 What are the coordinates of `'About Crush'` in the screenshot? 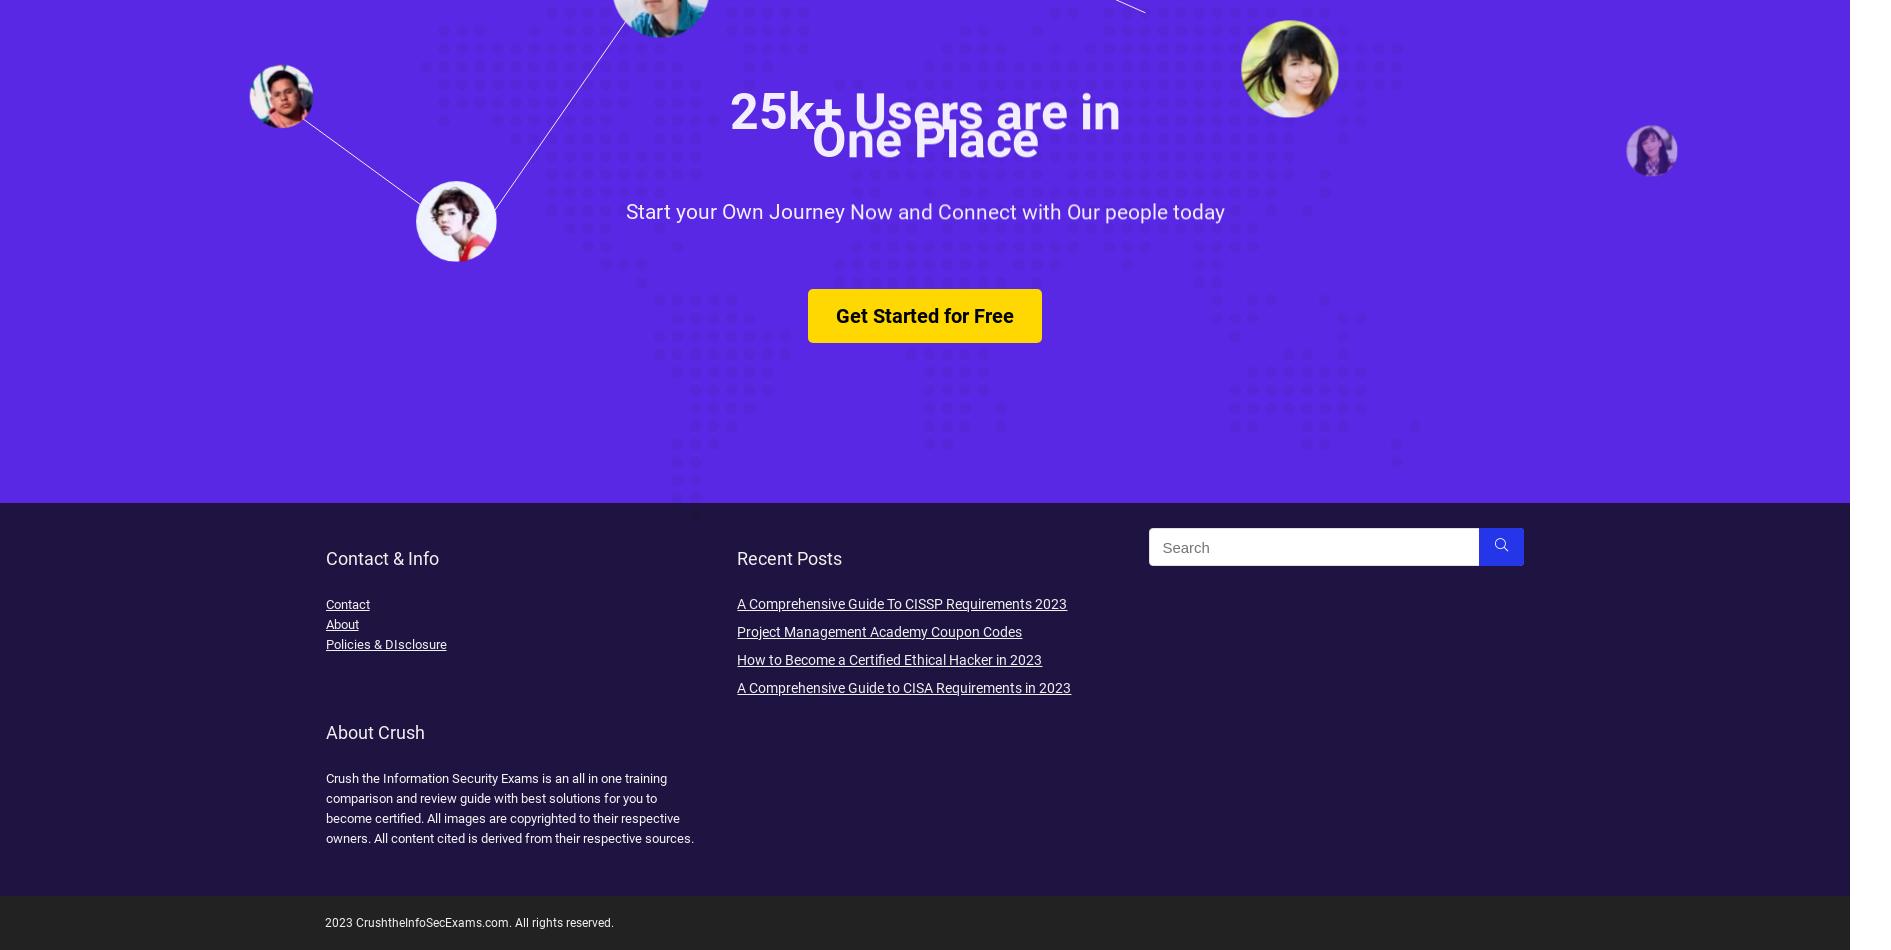 It's located at (373, 731).